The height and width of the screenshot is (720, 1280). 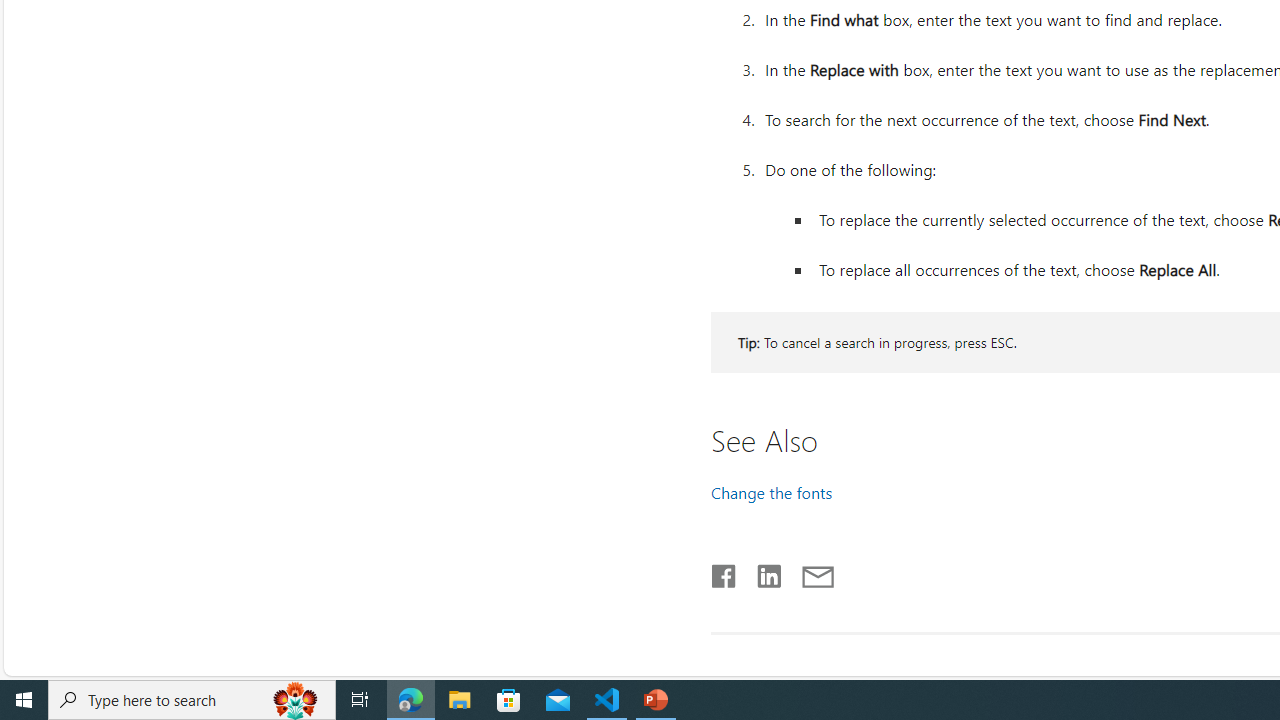 What do you see at coordinates (808, 572) in the screenshot?
I see `'Share by email'` at bounding box center [808, 572].